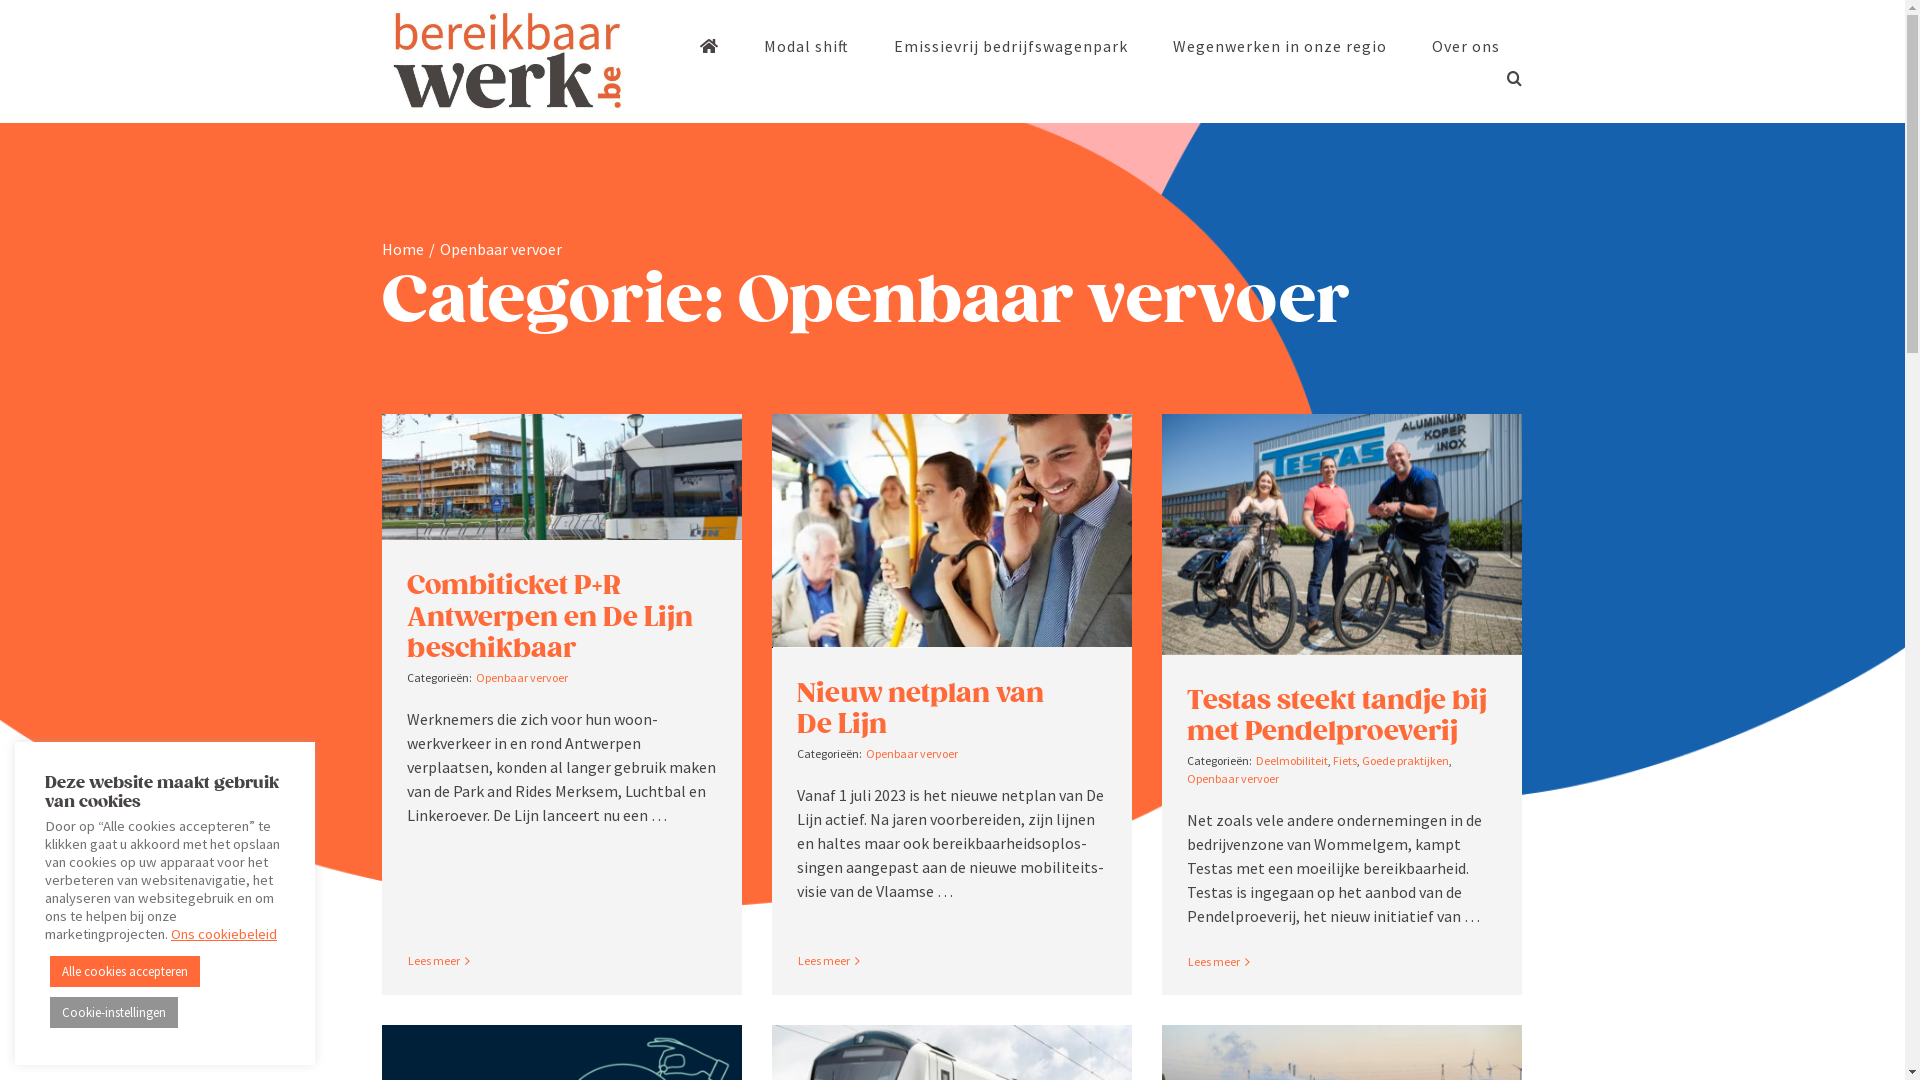 This screenshot has width=1920, height=1080. I want to click on 'Nieuw netplan van De Lijn', so click(919, 707).